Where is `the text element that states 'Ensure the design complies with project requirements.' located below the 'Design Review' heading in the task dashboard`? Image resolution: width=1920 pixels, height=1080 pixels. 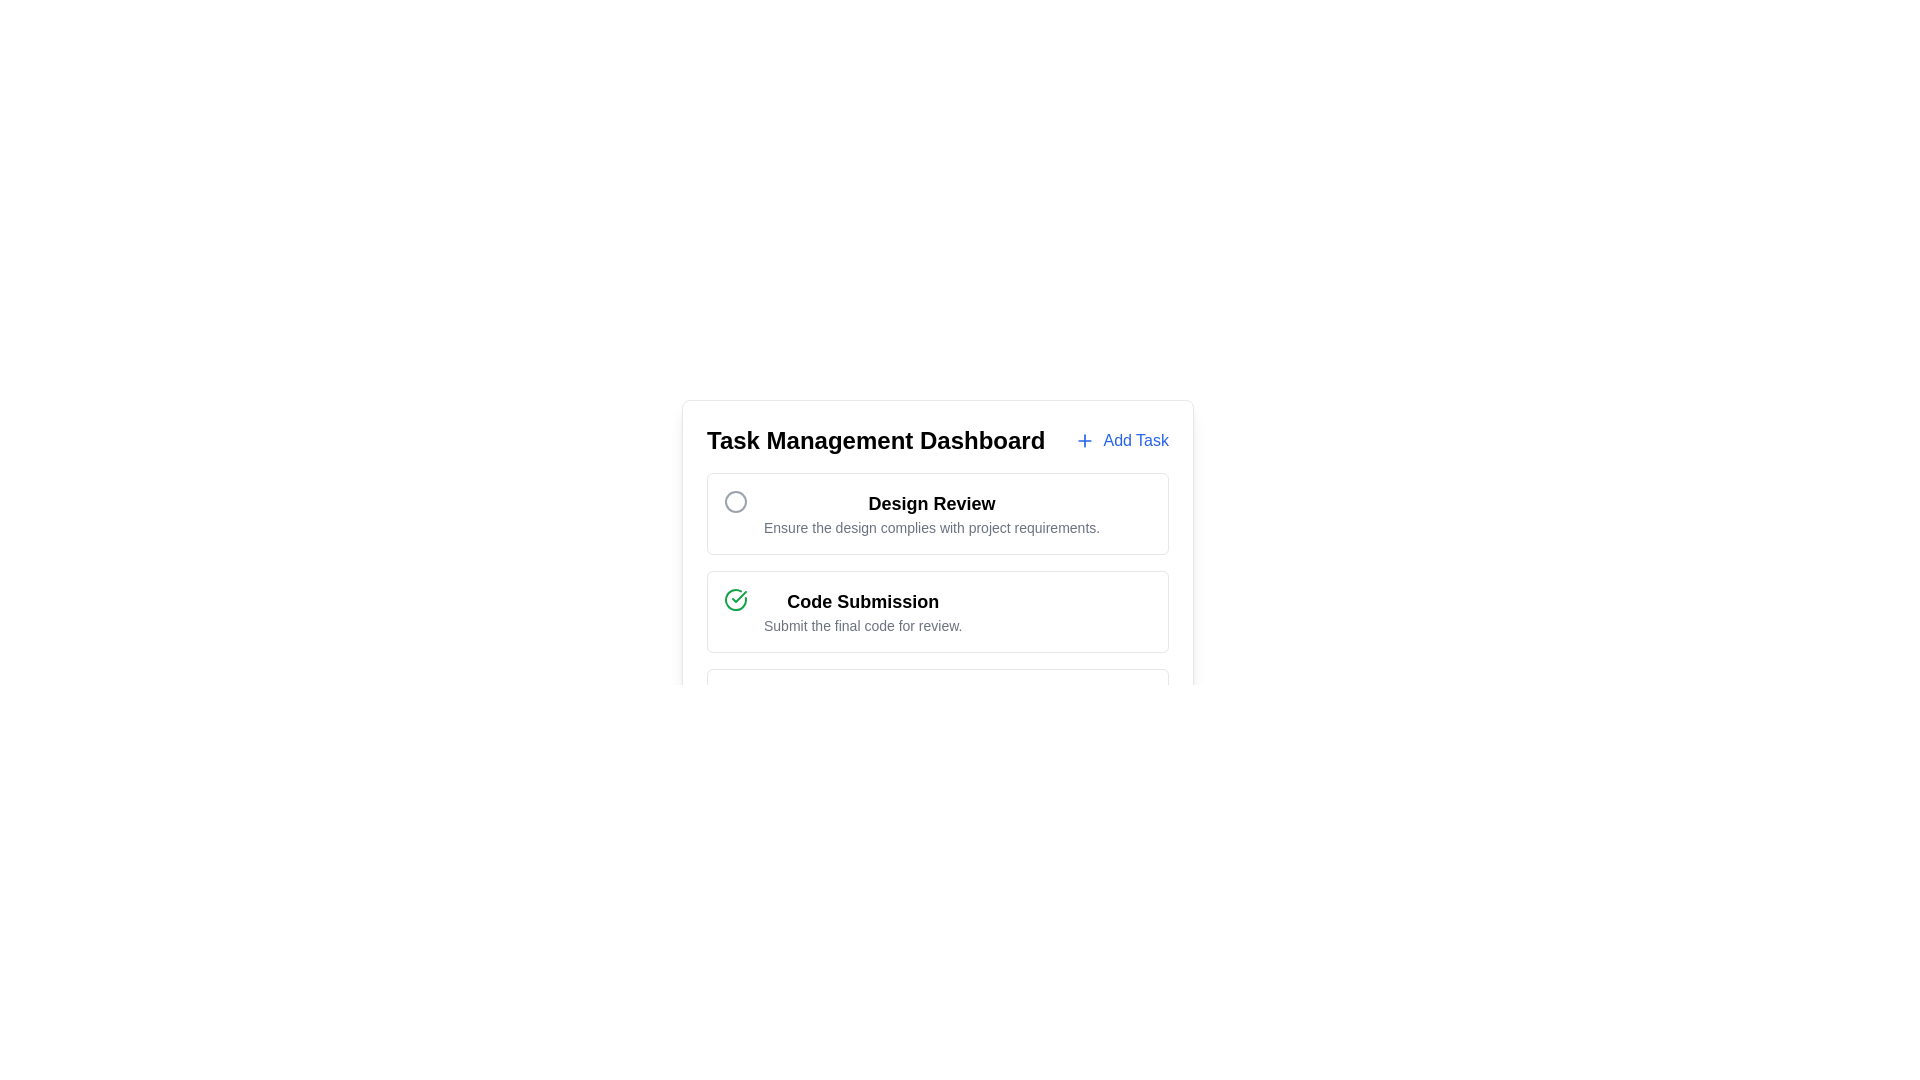 the text element that states 'Ensure the design complies with project requirements.' located below the 'Design Review' heading in the task dashboard is located at coordinates (931, 527).